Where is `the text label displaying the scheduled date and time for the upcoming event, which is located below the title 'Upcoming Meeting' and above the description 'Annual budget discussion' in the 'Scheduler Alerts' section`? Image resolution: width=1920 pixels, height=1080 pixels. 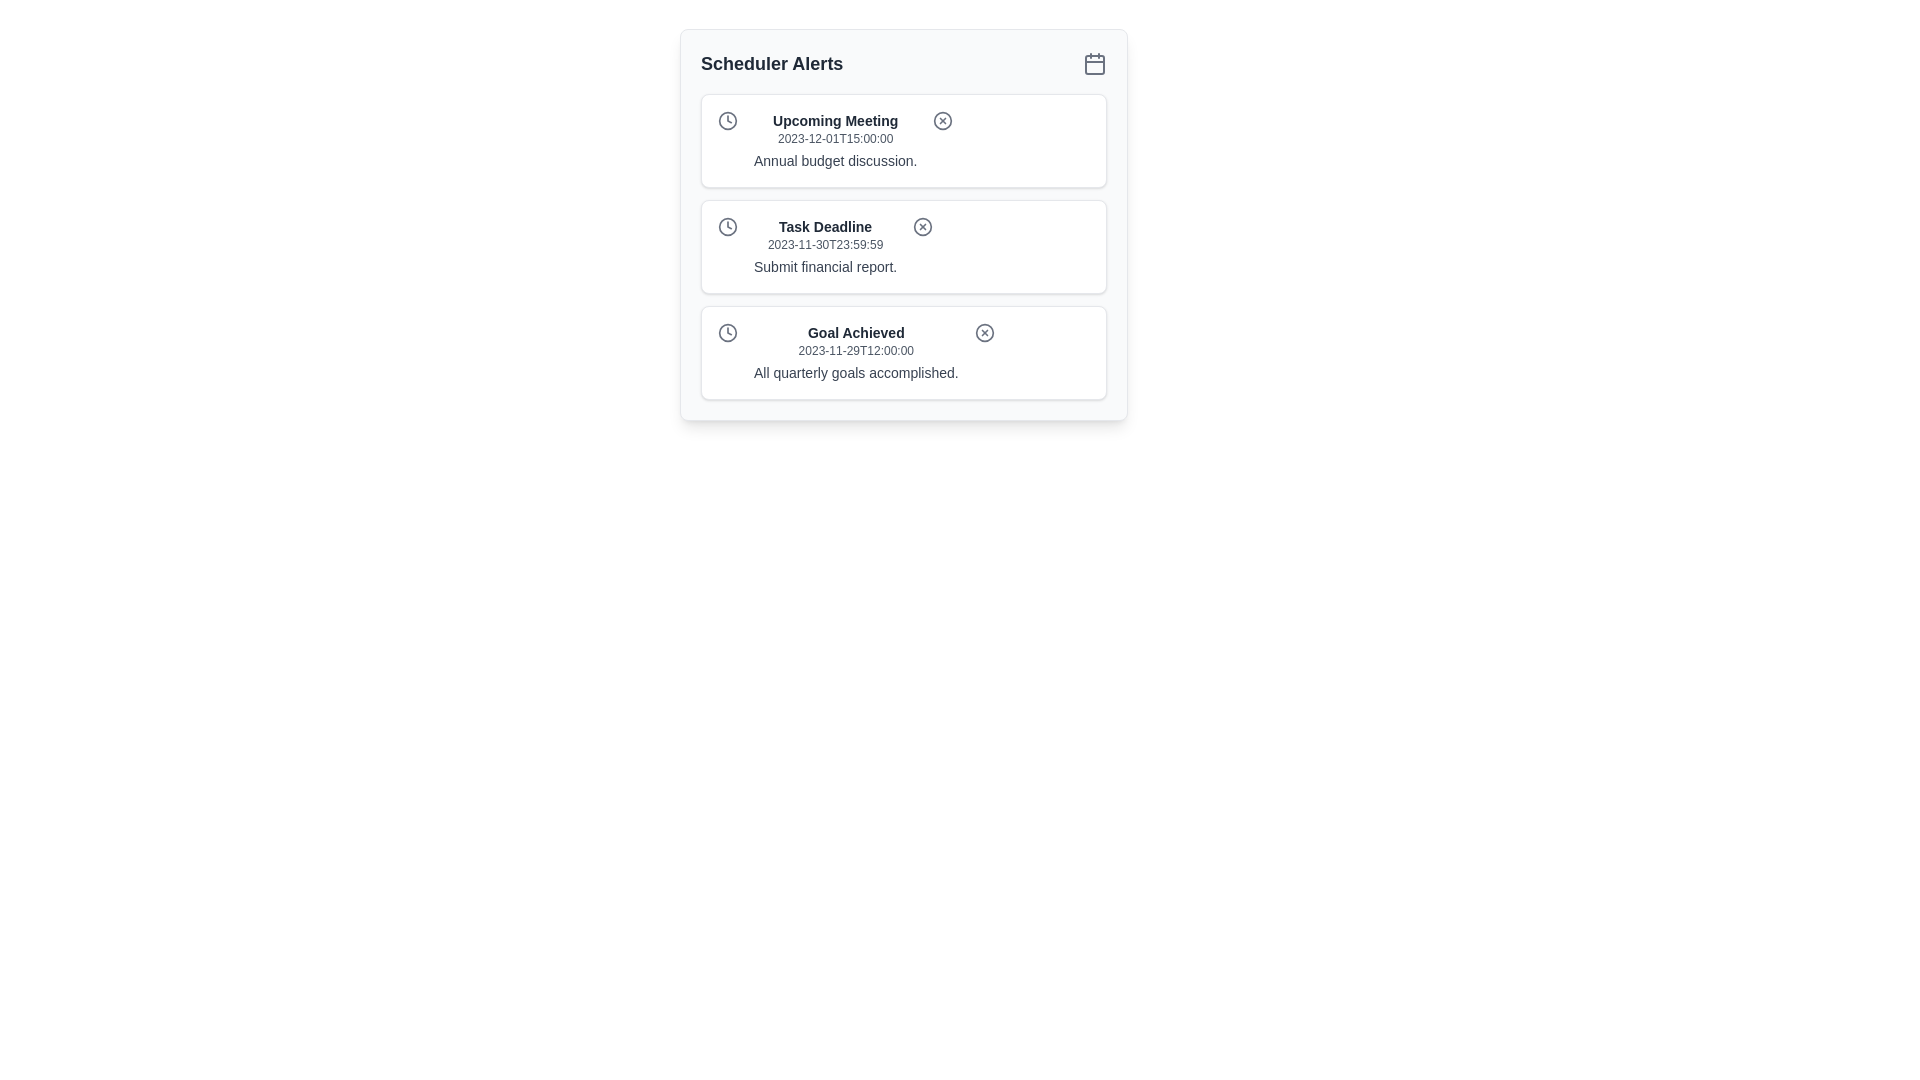
the text label displaying the scheduled date and time for the upcoming event, which is located below the title 'Upcoming Meeting' and above the description 'Annual budget discussion' in the 'Scheduler Alerts' section is located at coordinates (835, 137).